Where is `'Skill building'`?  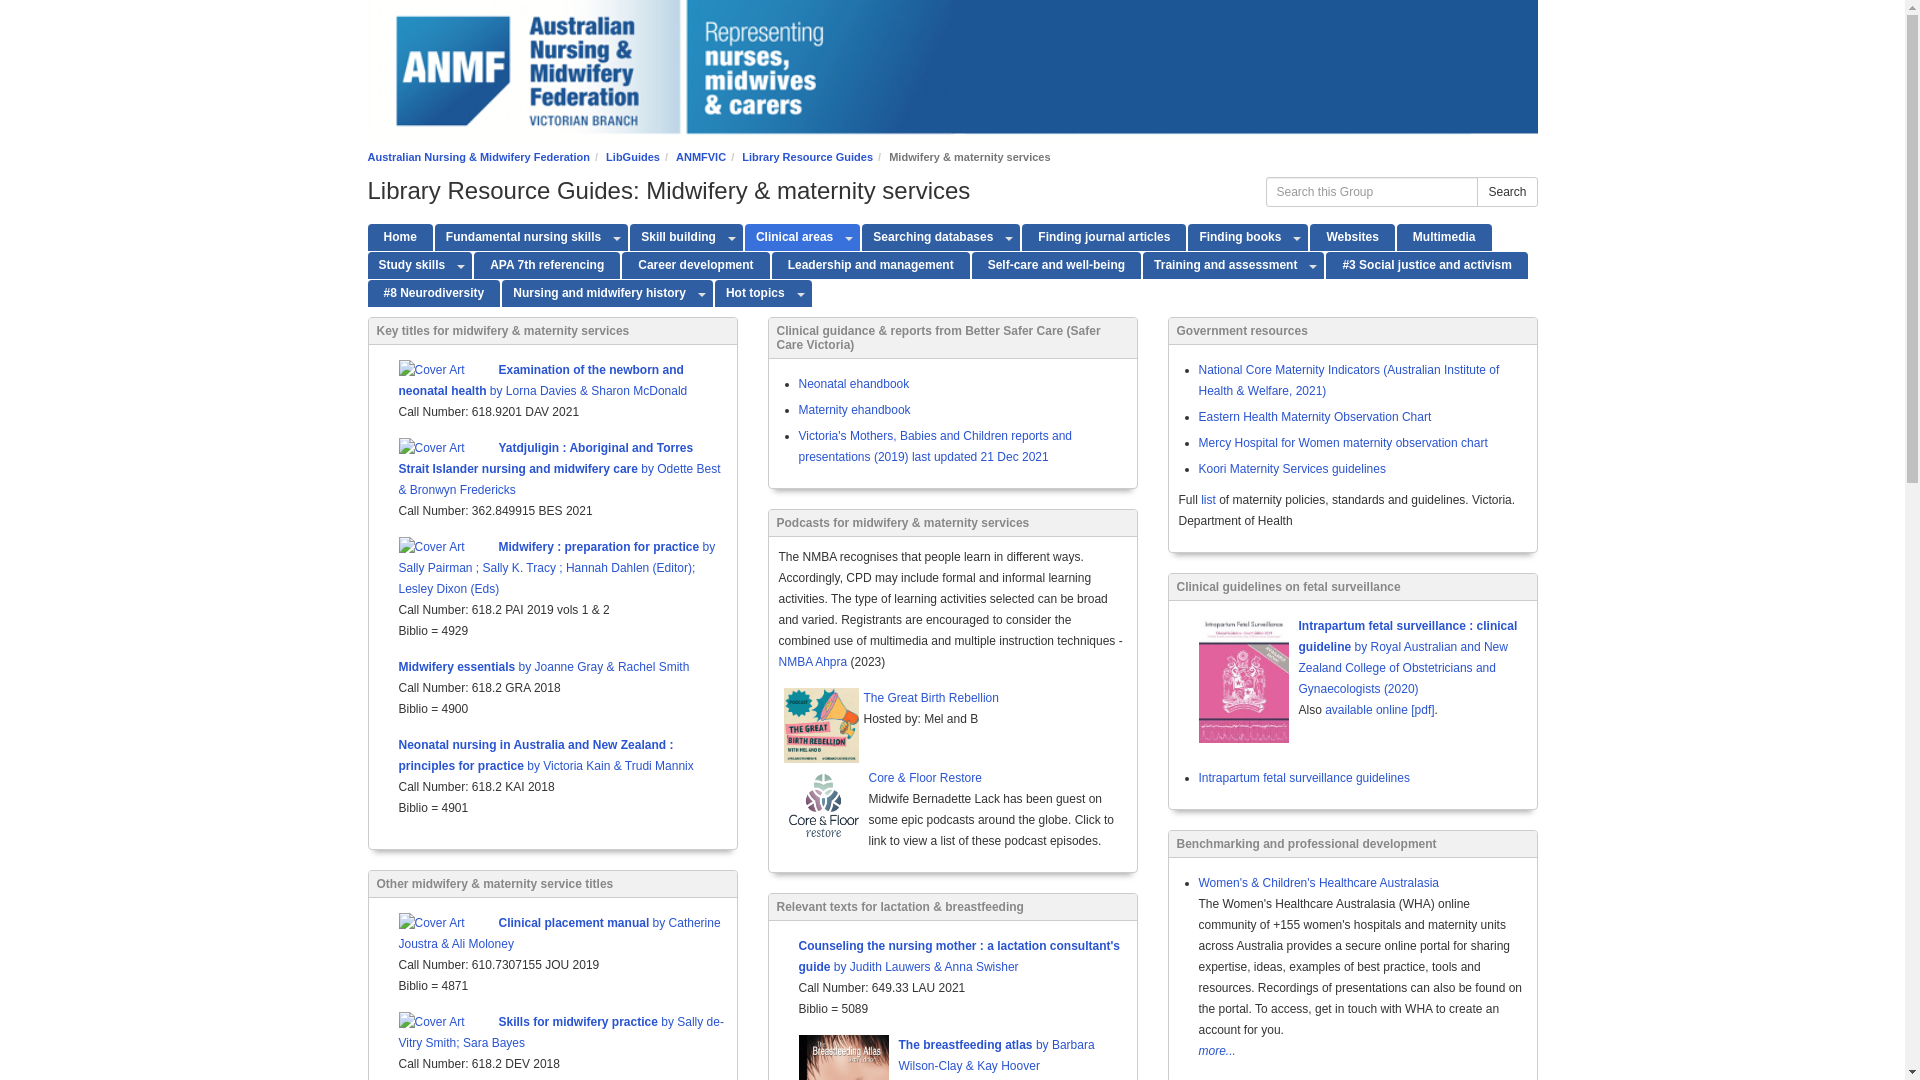 'Skill building' is located at coordinates (676, 236).